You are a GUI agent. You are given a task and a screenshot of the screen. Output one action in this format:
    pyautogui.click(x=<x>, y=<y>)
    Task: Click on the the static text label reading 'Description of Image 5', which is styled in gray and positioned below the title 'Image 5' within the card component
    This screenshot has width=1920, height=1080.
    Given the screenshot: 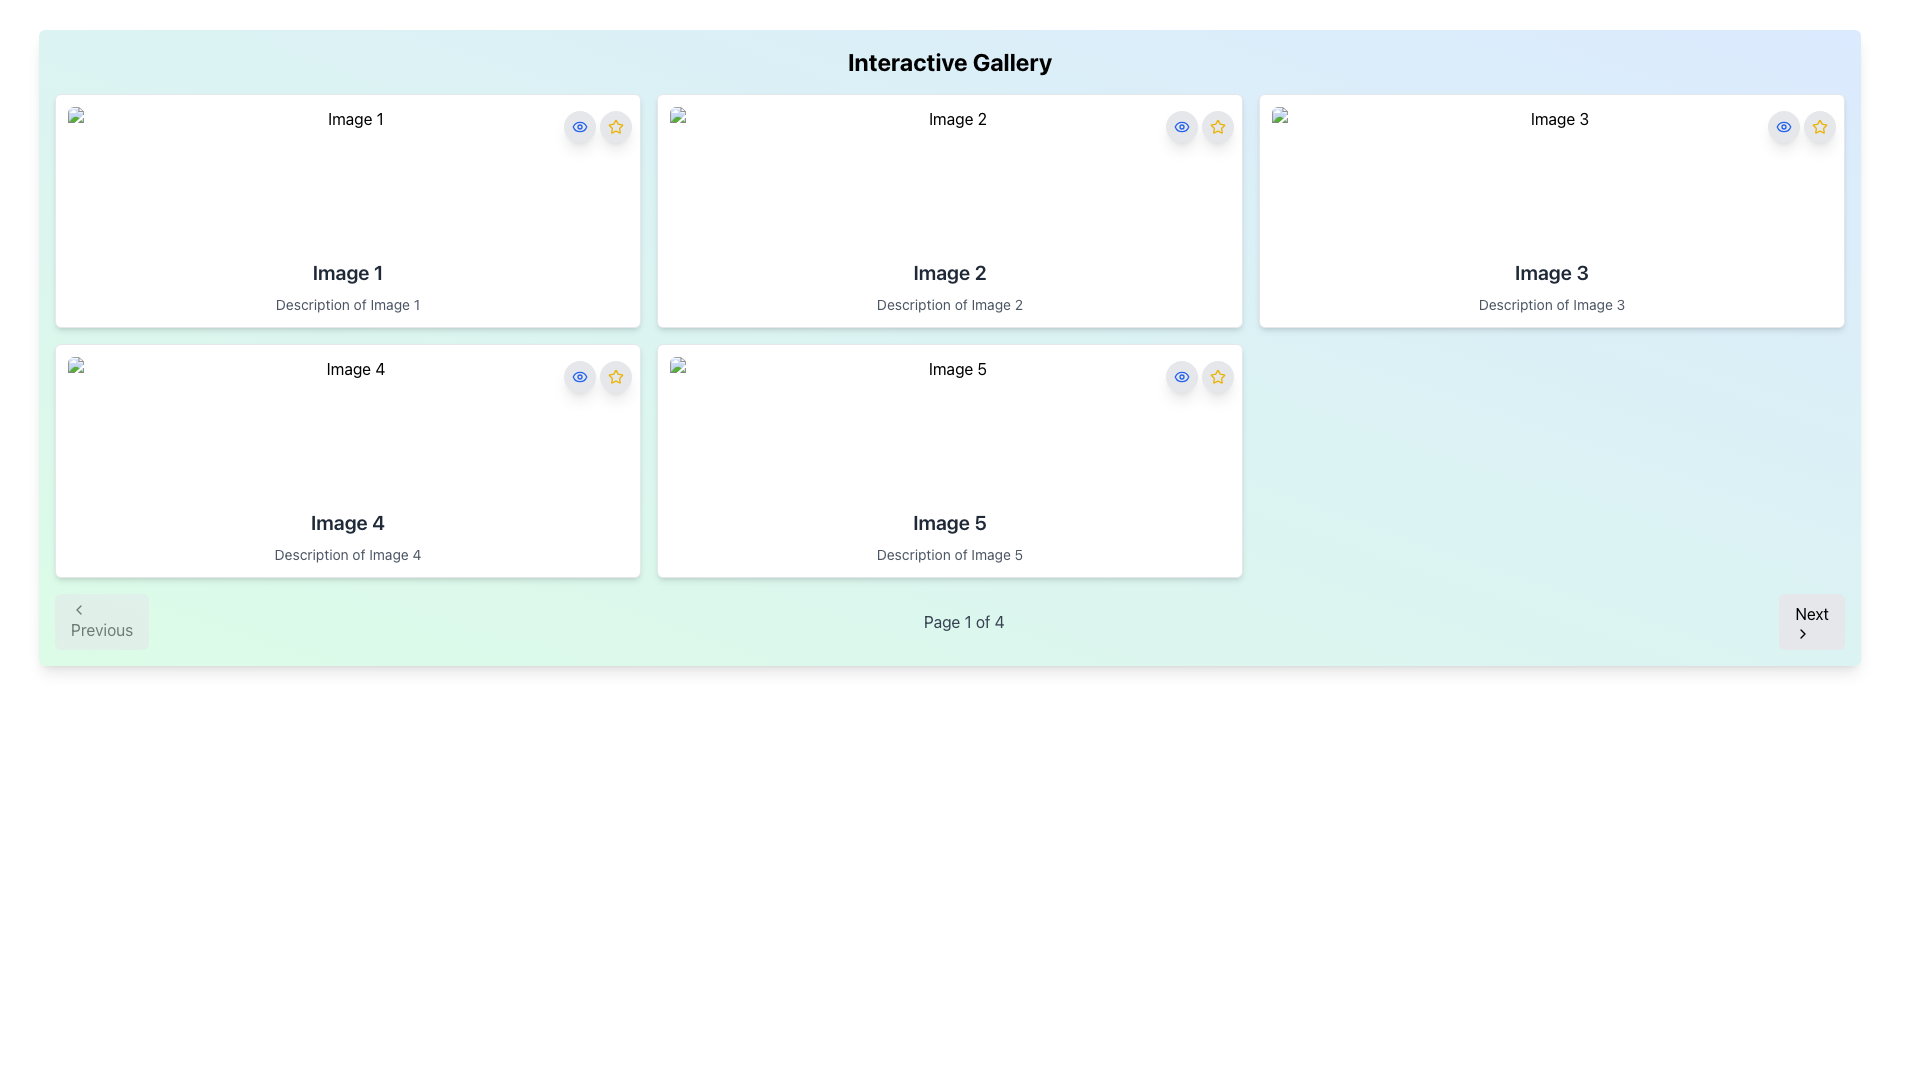 What is the action you would take?
    pyautogui.click(x=949, y=555)
    